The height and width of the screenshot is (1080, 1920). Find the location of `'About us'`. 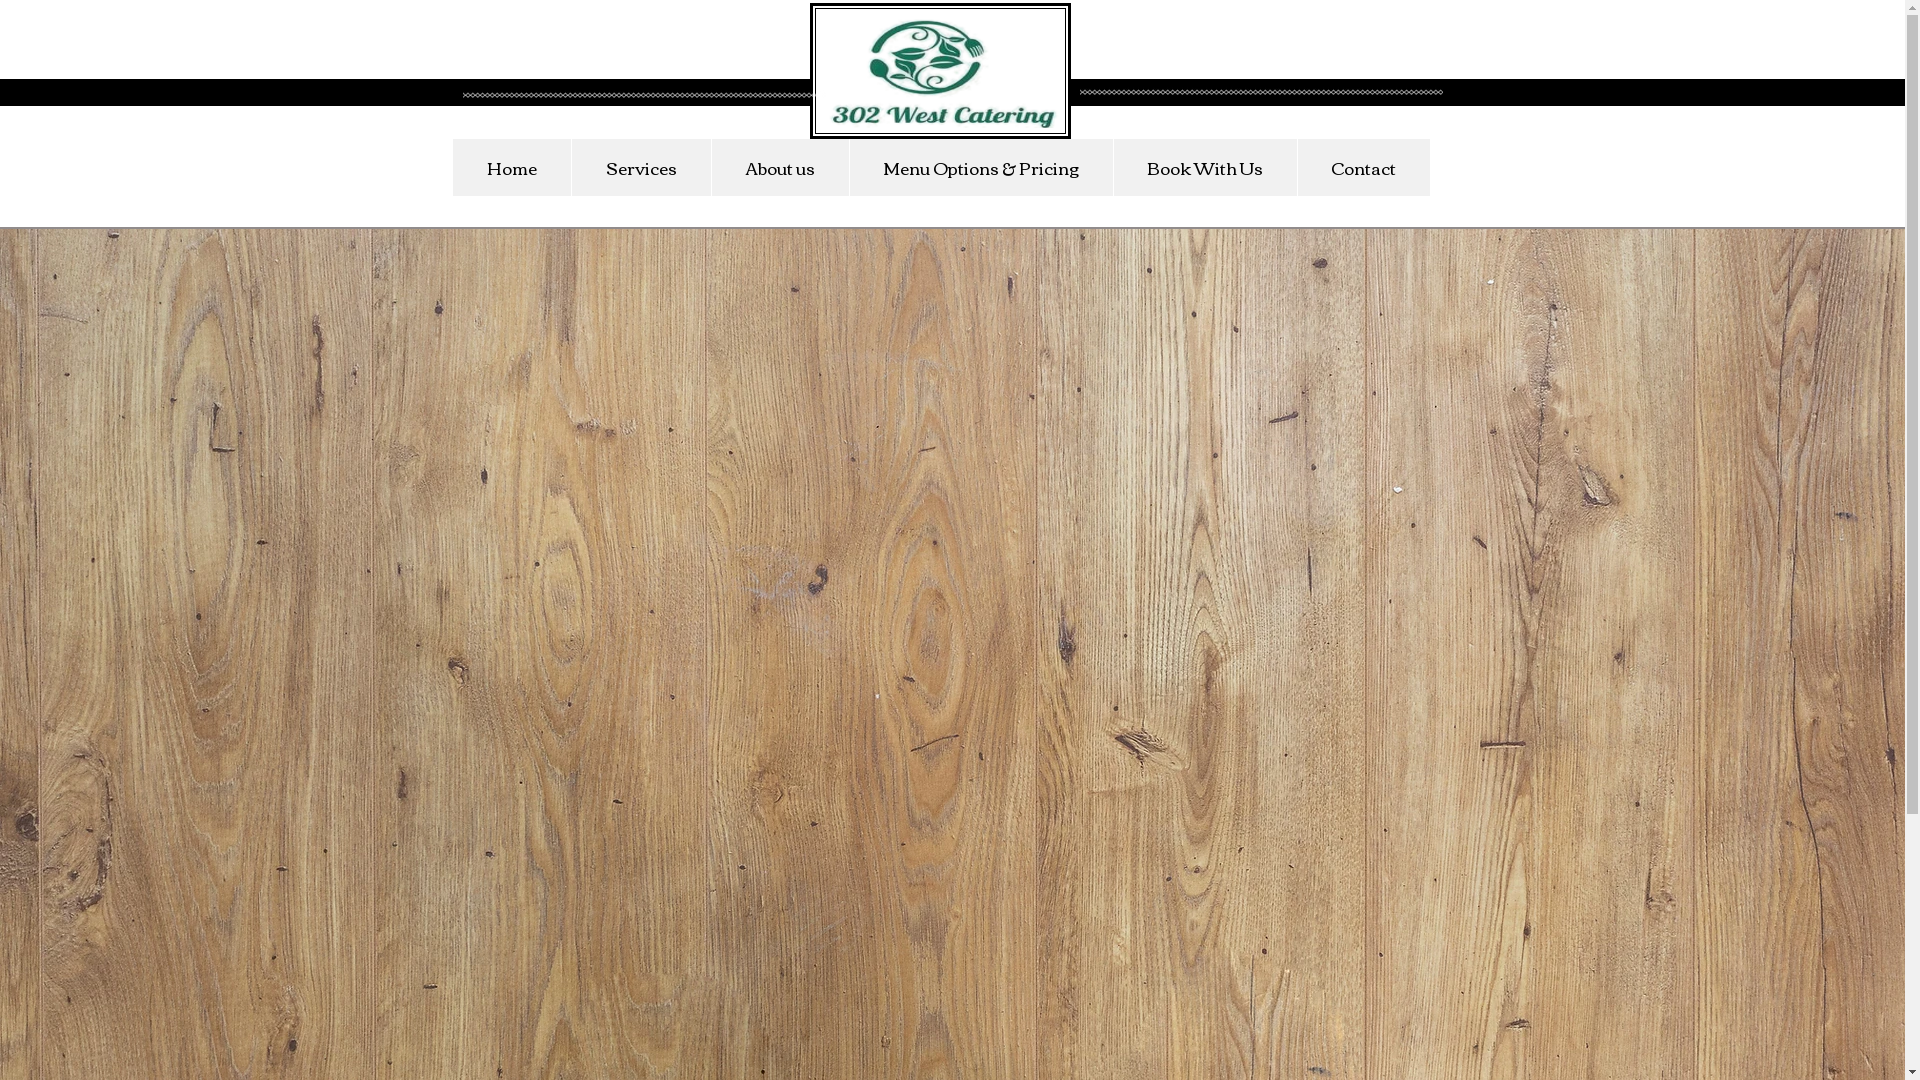

'About us' is located at coordinates (710, 166).